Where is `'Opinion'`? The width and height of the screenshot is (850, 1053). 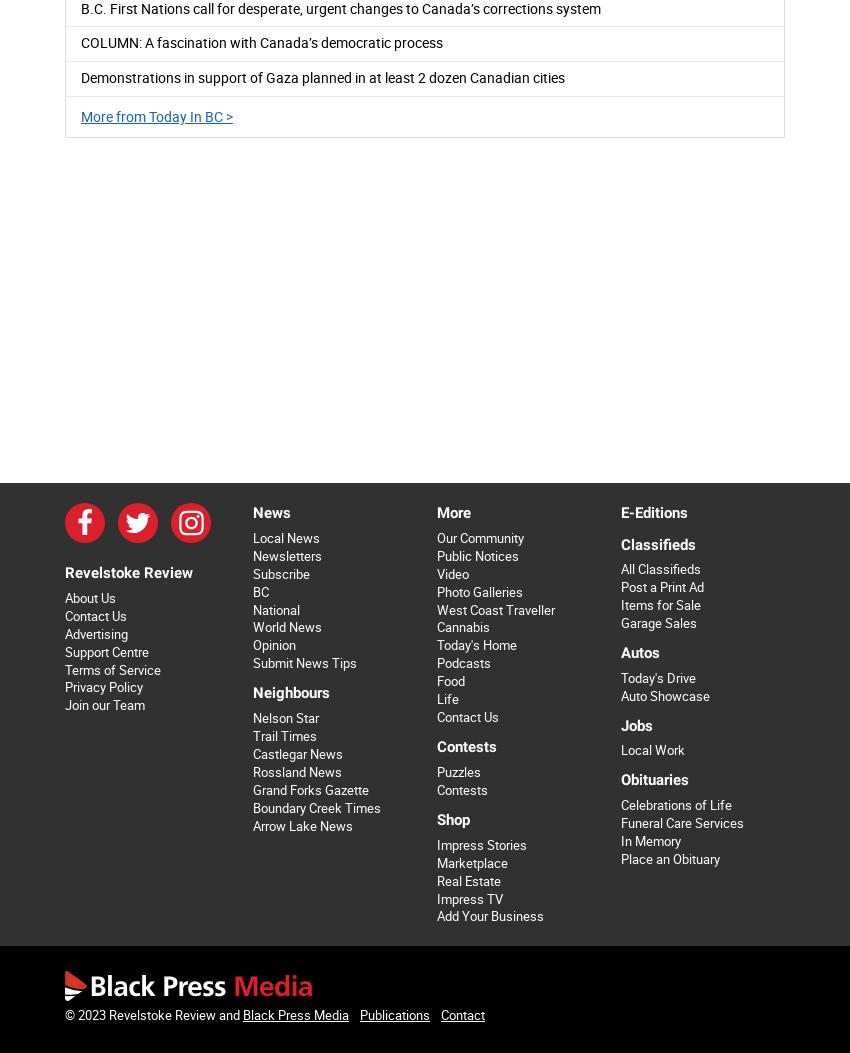
'Opinion' is located at coordinates (252, 644).